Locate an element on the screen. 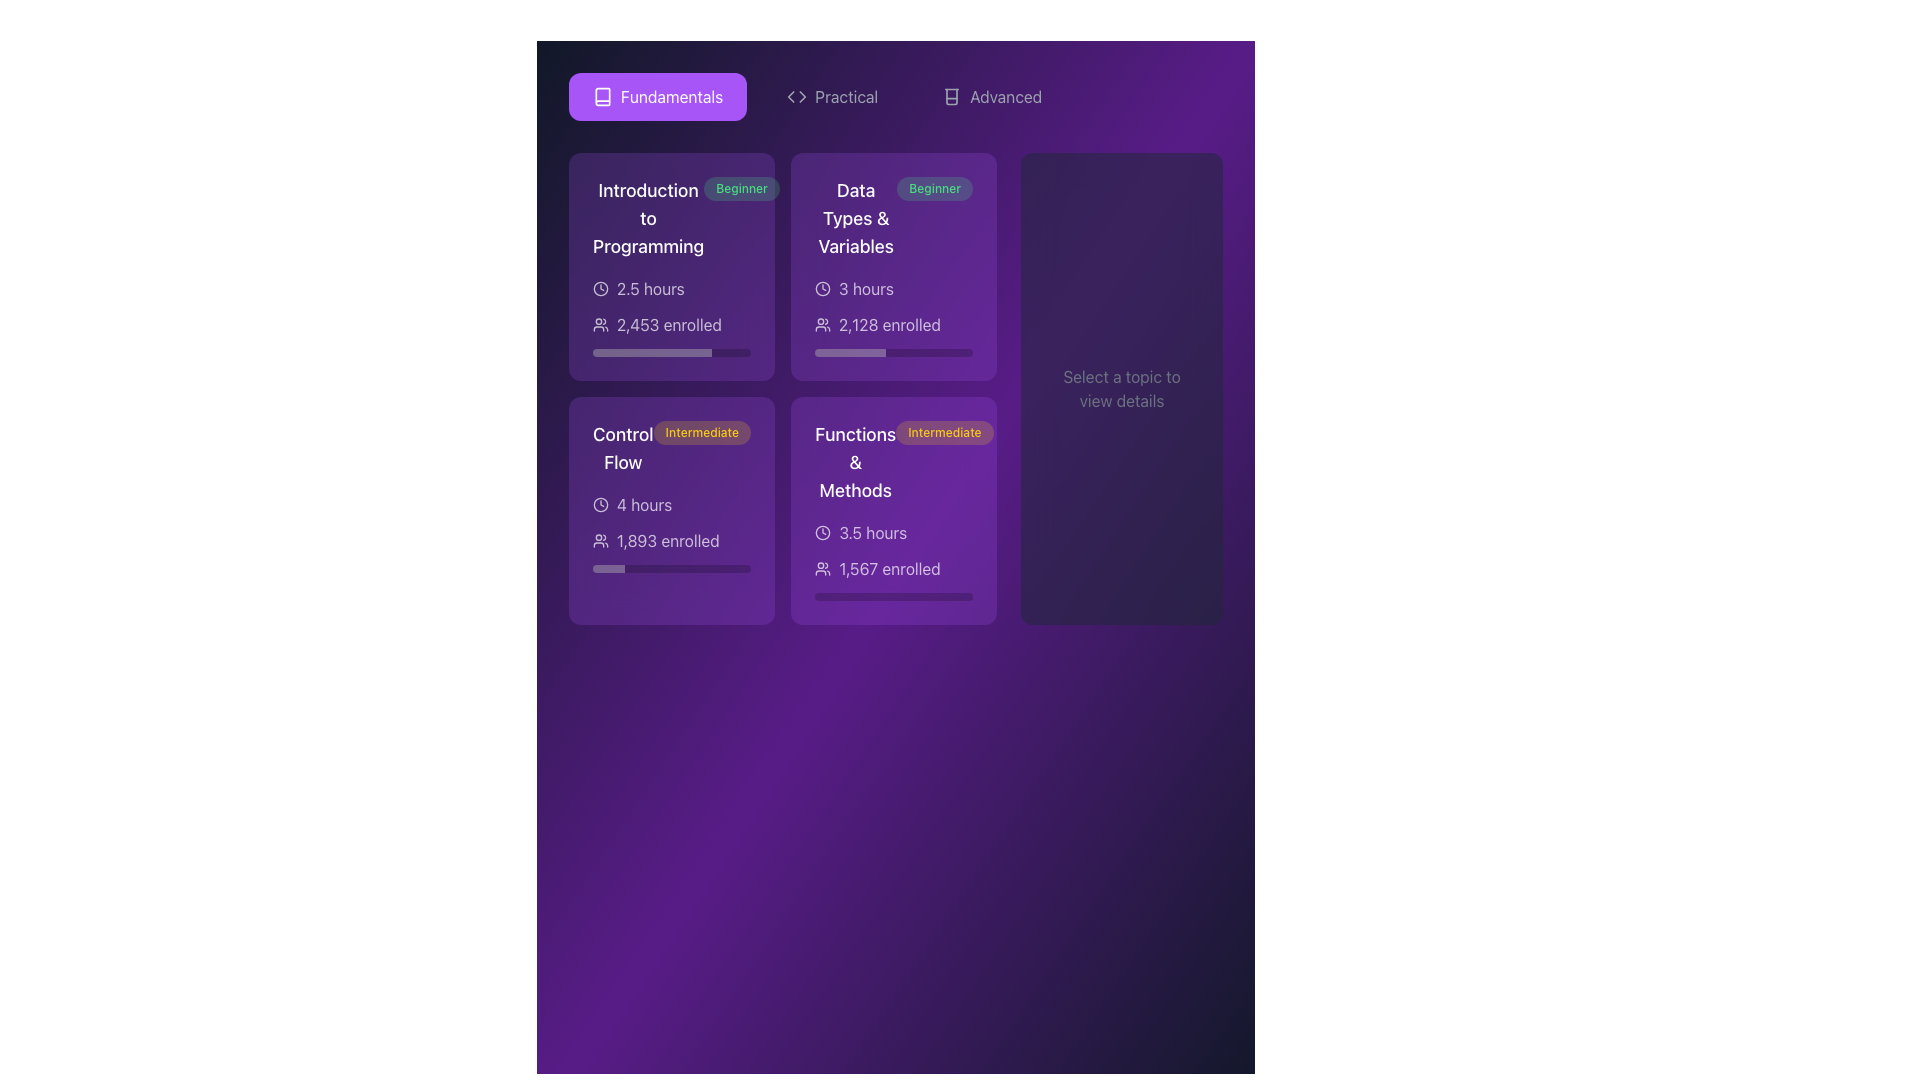 The height and width of the screenshot is (1080, 1920). the text block that summarizes the course duration and enrolled participants for the 'Functions & Methods Intermediate' card, located in the lower section of the card is located at coordinates (892, 560).